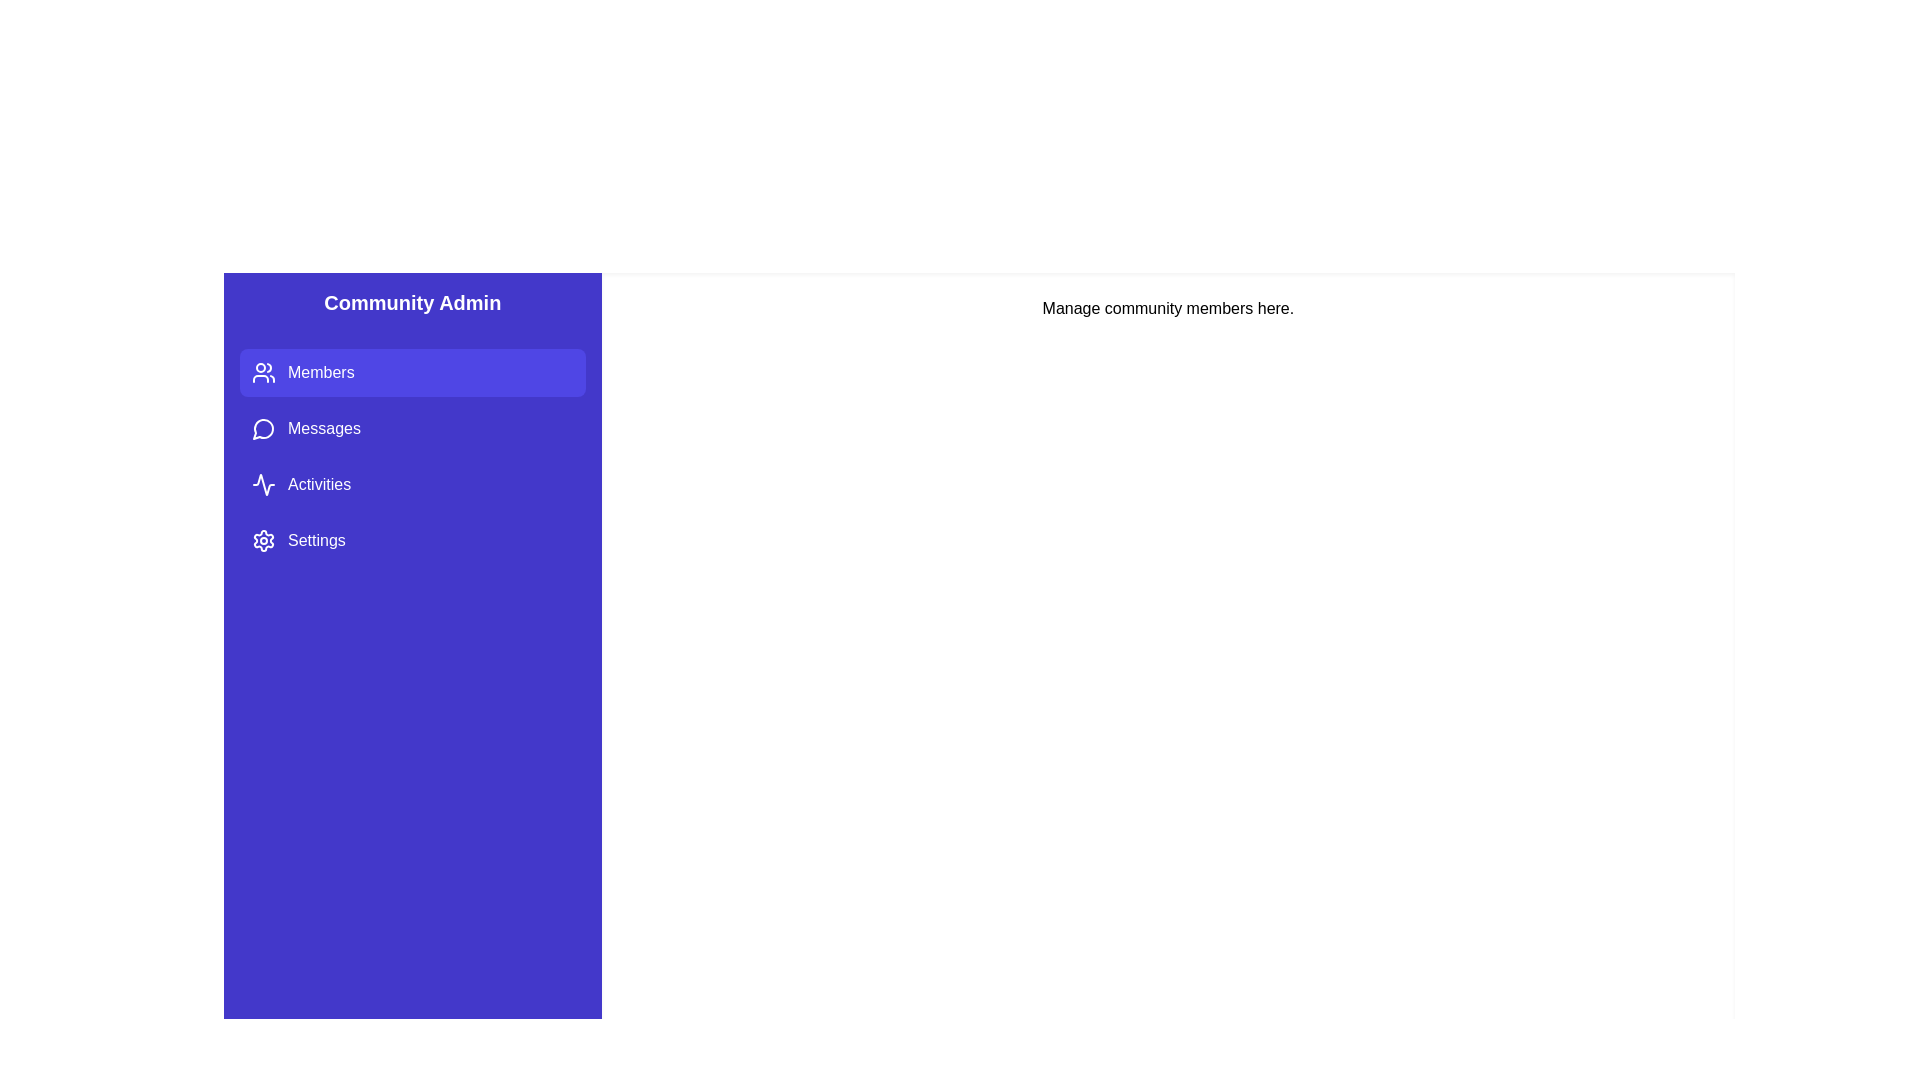 Image resolution: width=1920 pixels, height=1080 pixels. I want to click on the 'Settings' icon in the sidebar menu, which visually indicates the navigation option for settings, so click(263, 540).